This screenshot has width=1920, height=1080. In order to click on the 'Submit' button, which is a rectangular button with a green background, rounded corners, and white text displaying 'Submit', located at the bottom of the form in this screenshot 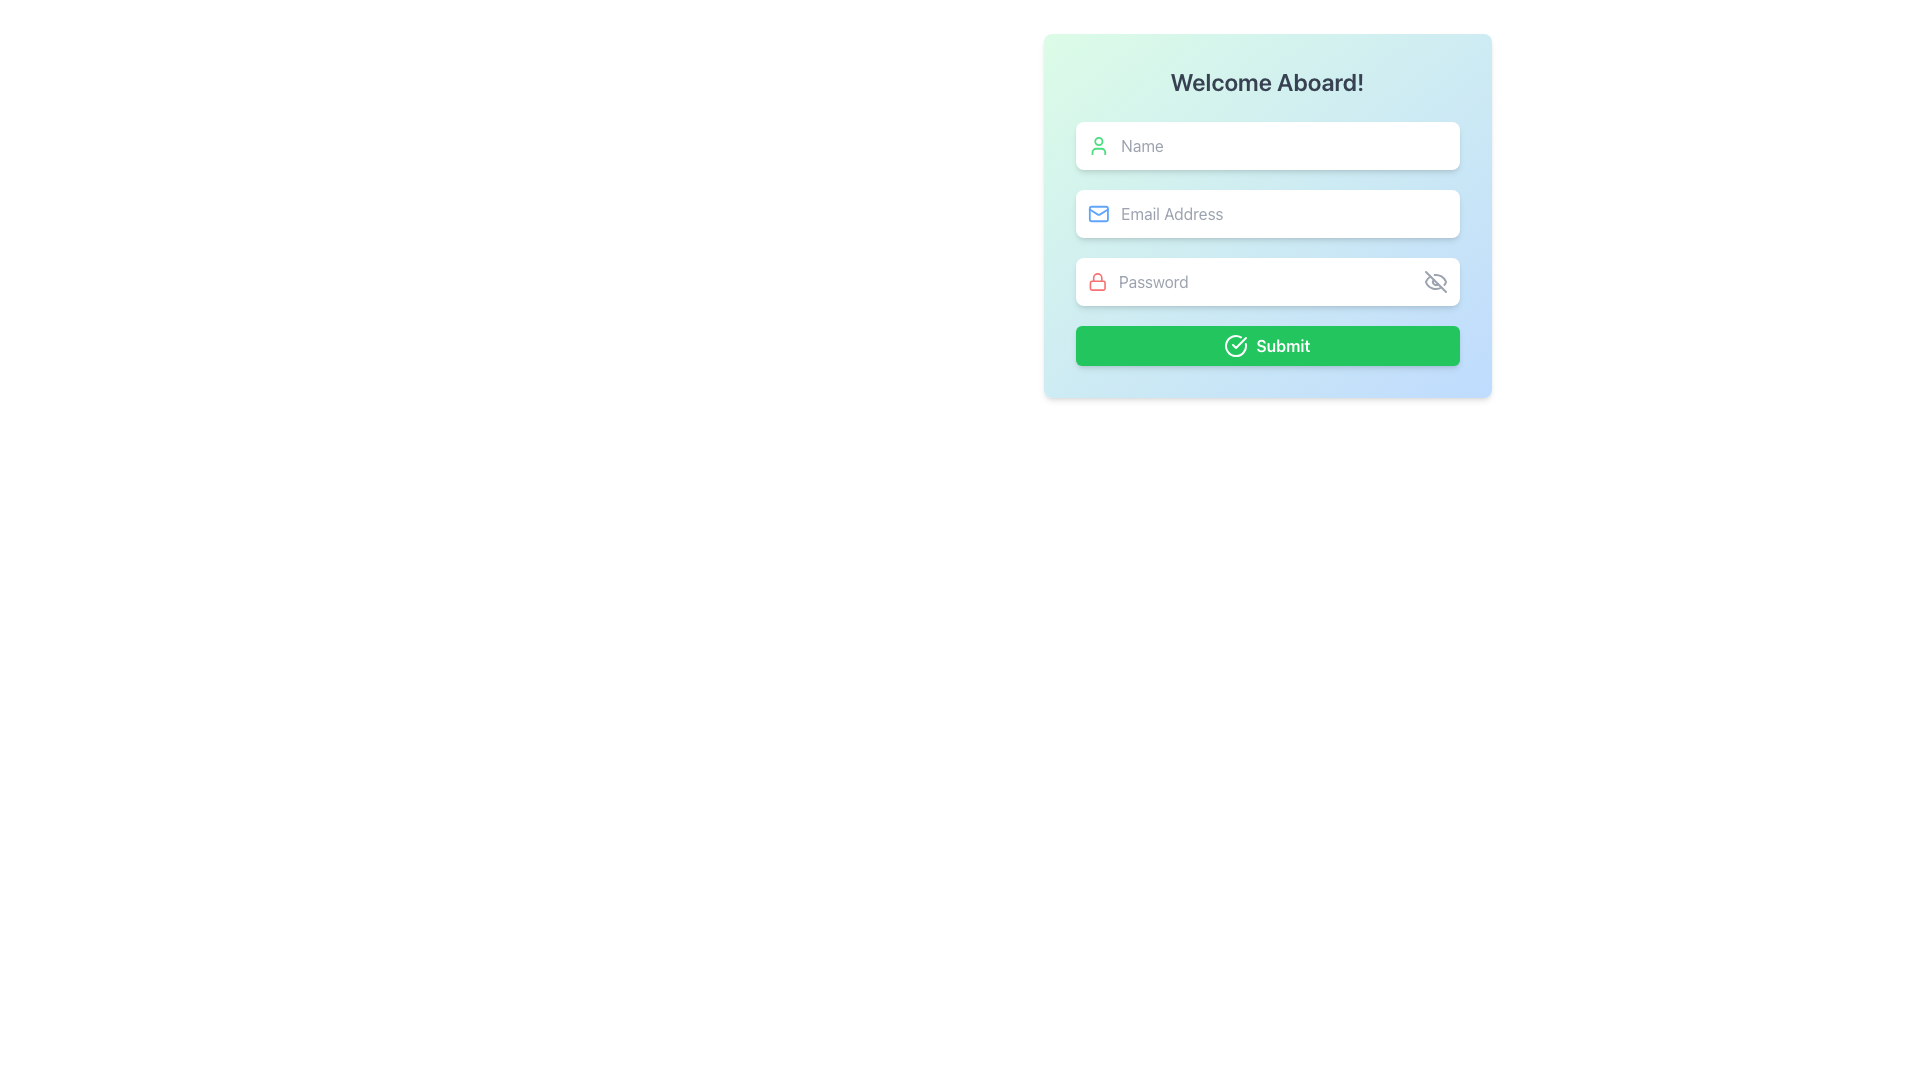, I will do `click(1266, 345)`.